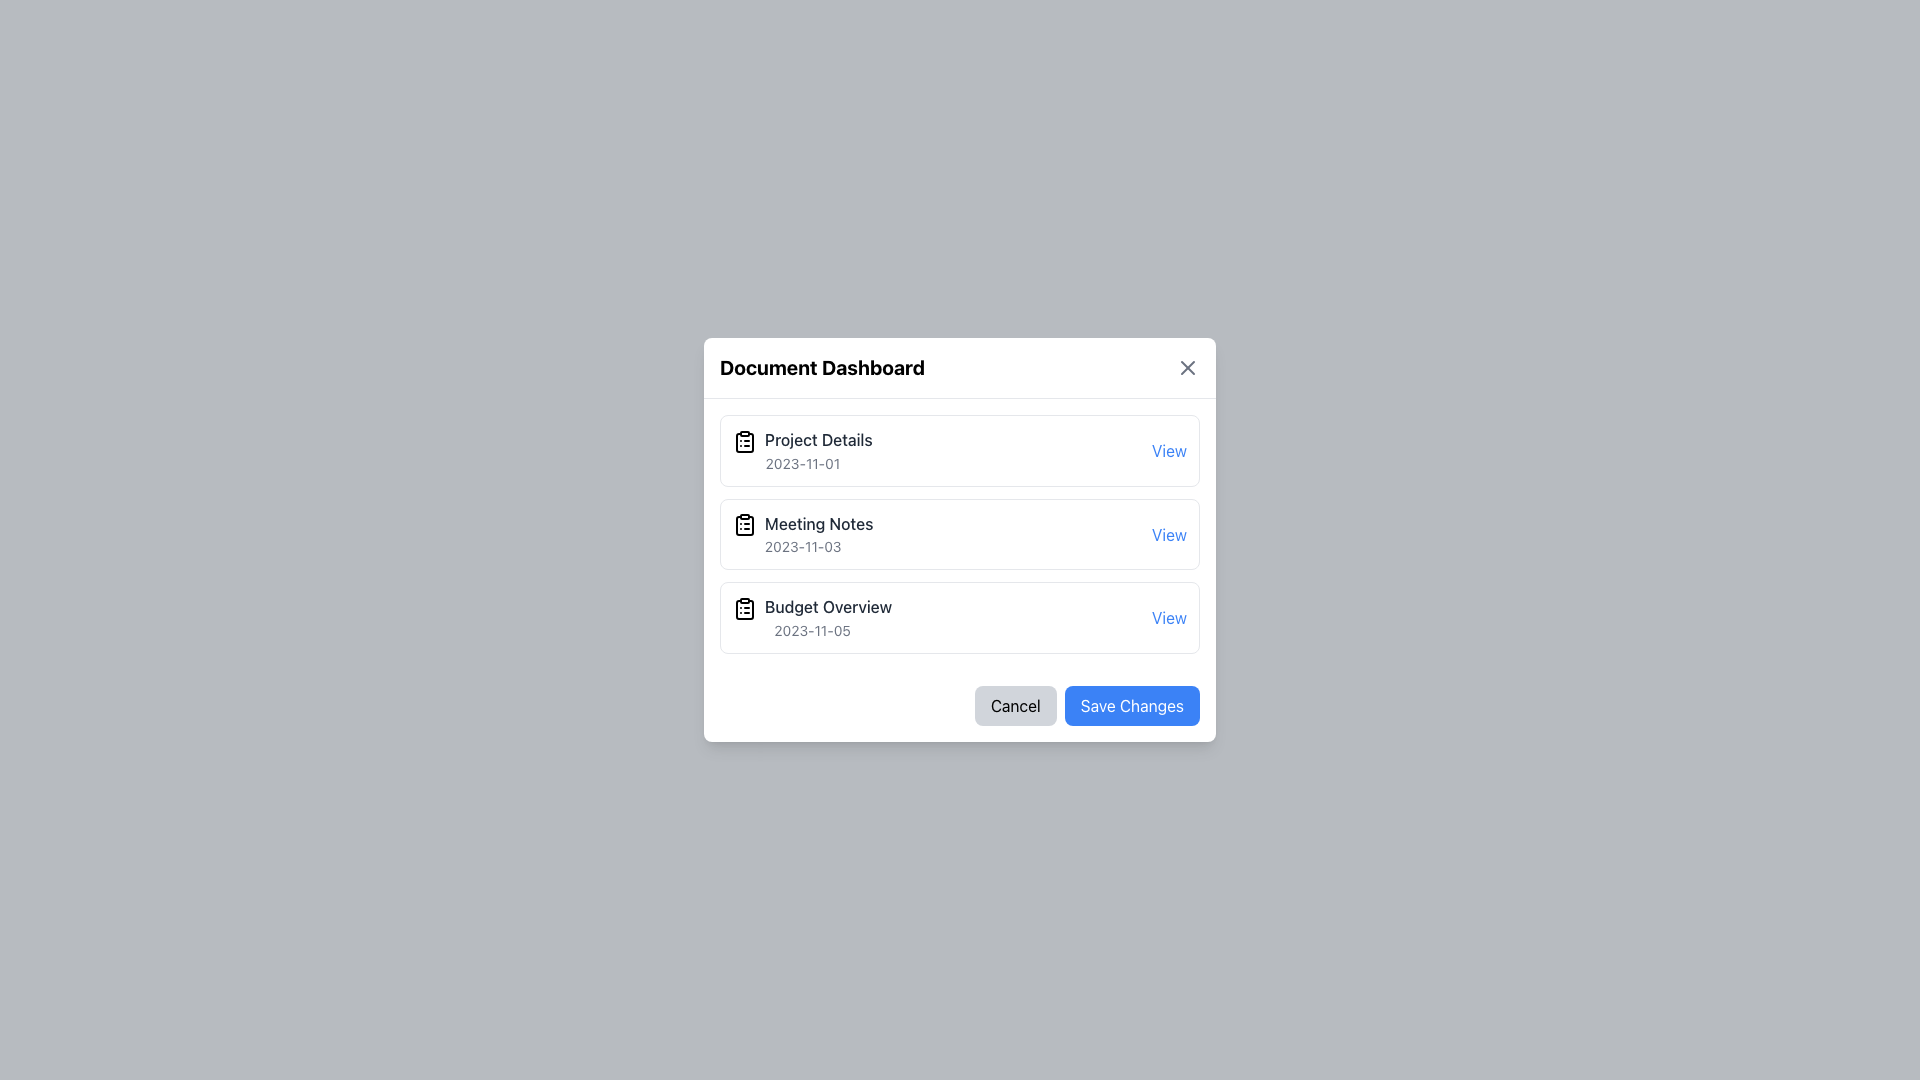 The height and width of the screenshot is (1080, 1920). I want to click on the second button in the footer section of the modal dialog, so click(1132, 704).